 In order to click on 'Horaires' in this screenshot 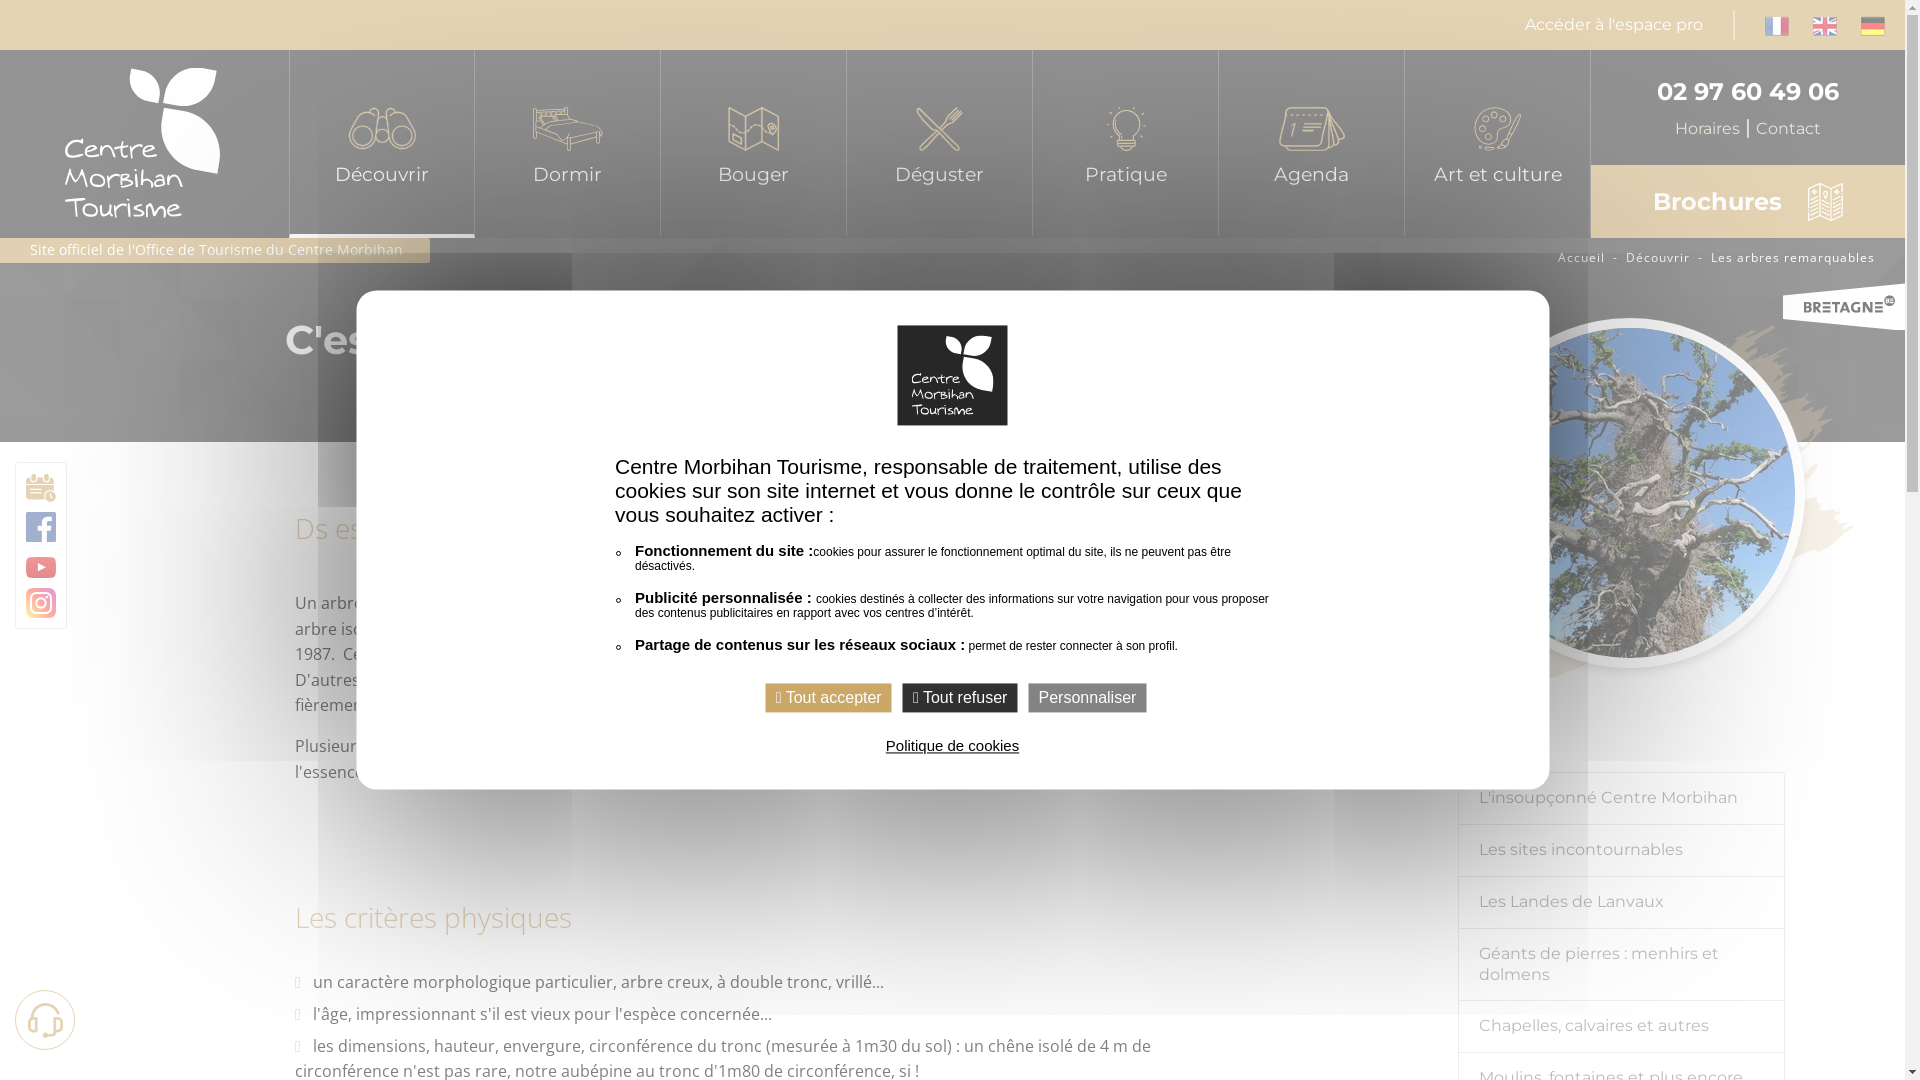, I will do `click(1714, 128)`.